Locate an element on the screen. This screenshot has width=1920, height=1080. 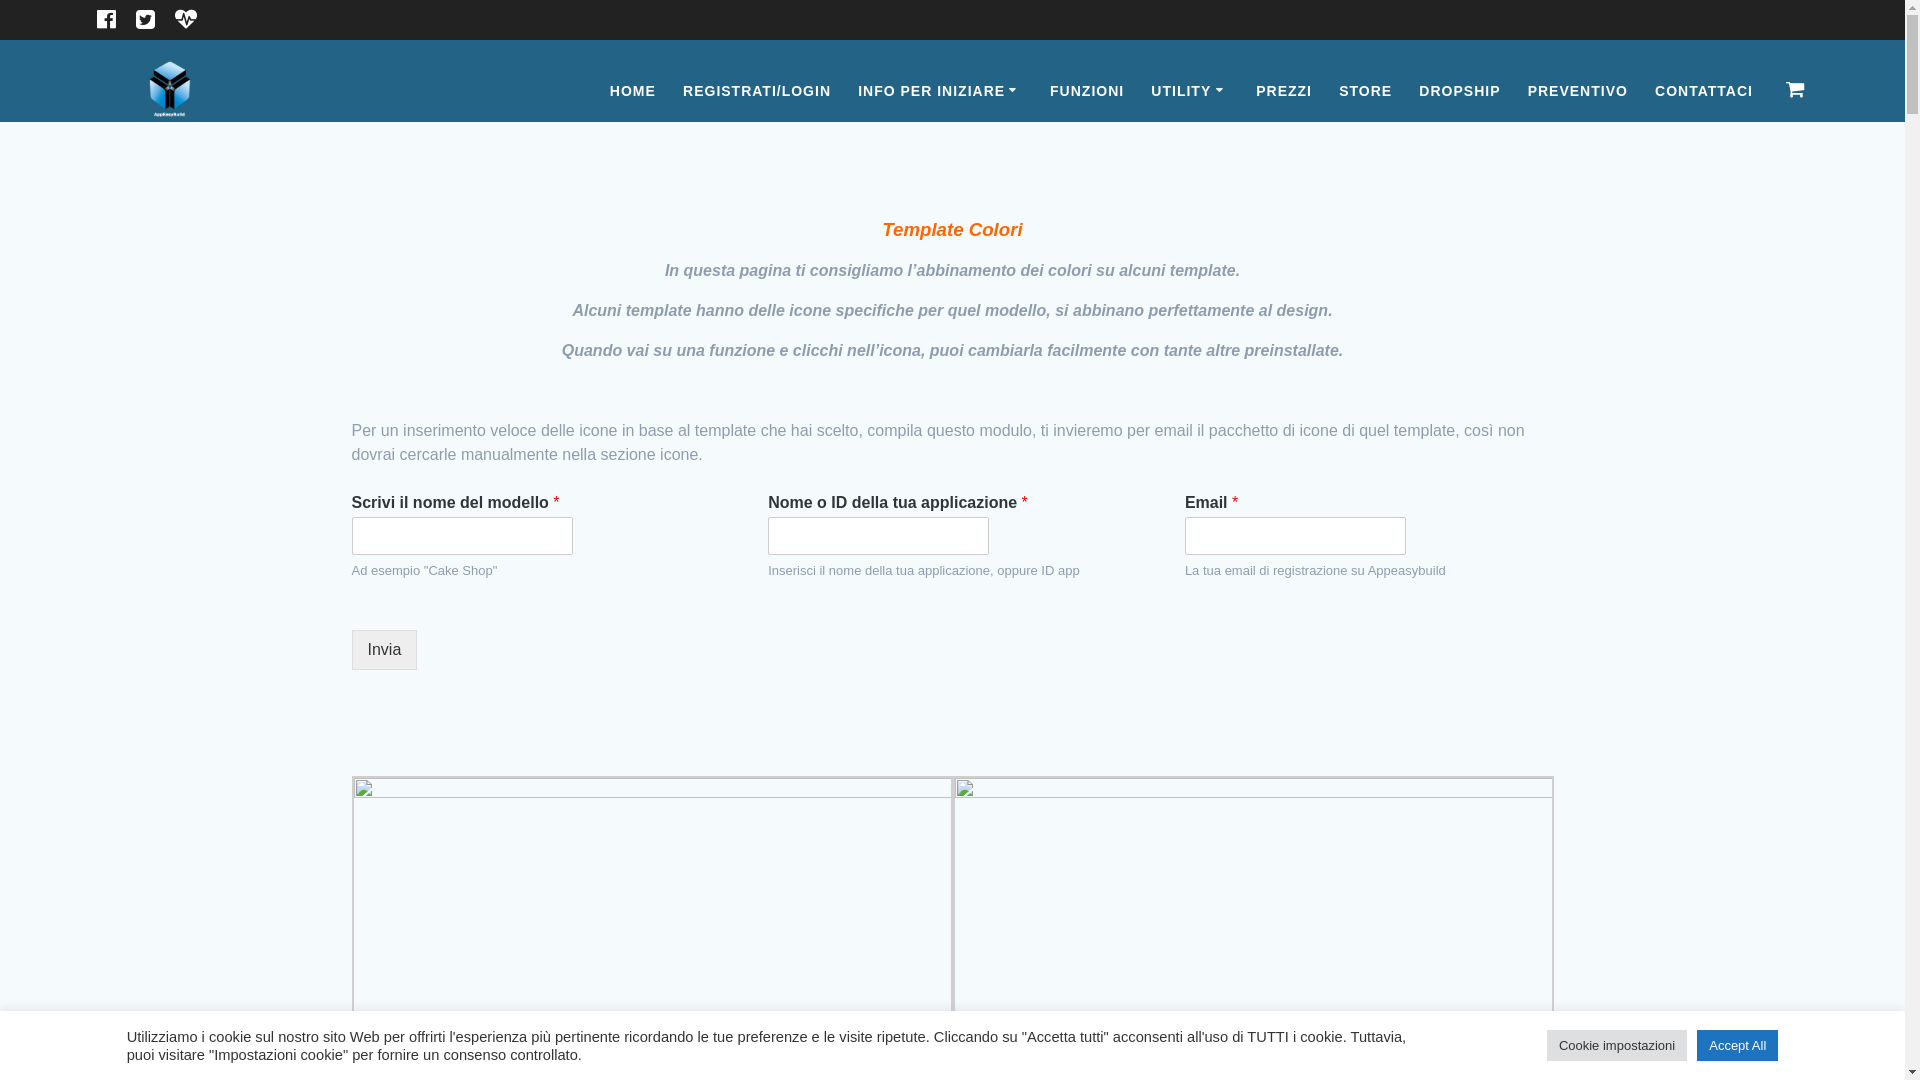
'STORE' is located at coordinates (1339, 91).